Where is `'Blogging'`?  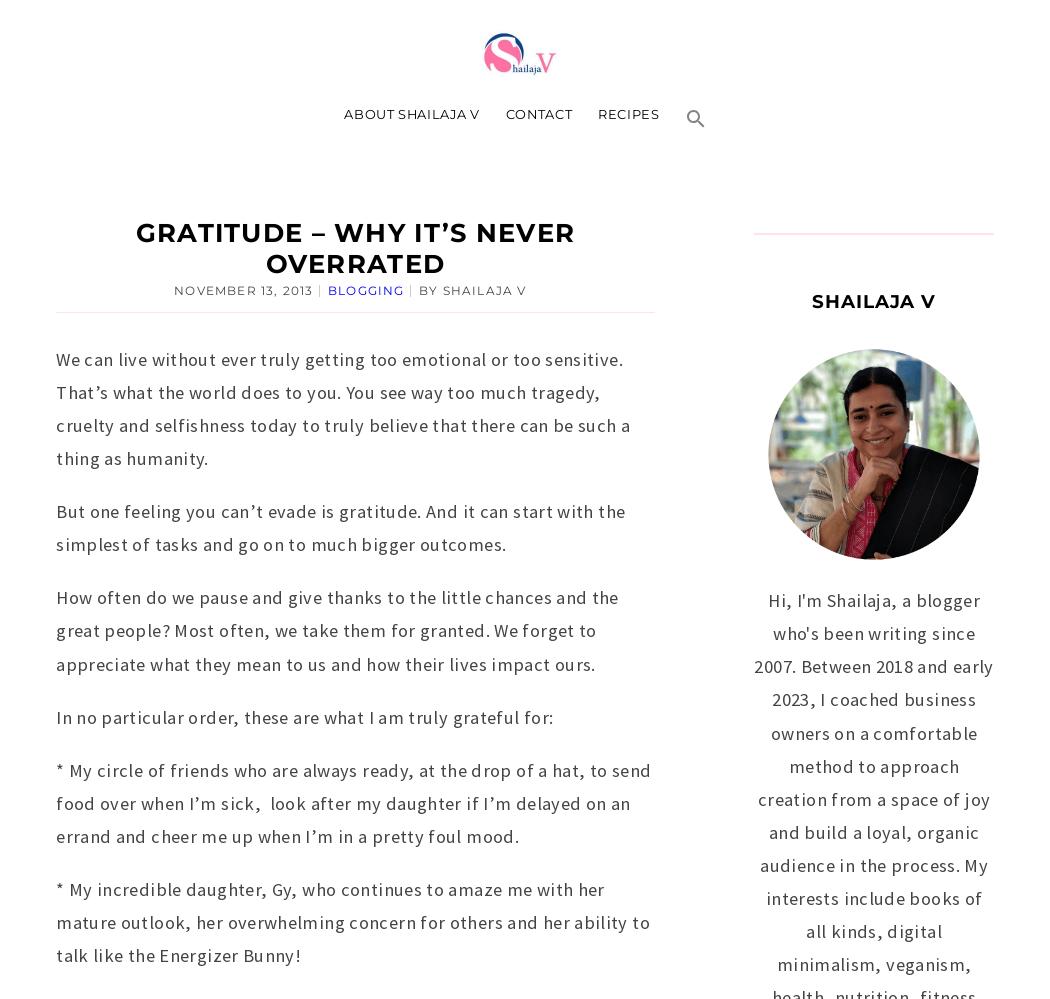 'Blogging' is located at coordinates (328, 288).